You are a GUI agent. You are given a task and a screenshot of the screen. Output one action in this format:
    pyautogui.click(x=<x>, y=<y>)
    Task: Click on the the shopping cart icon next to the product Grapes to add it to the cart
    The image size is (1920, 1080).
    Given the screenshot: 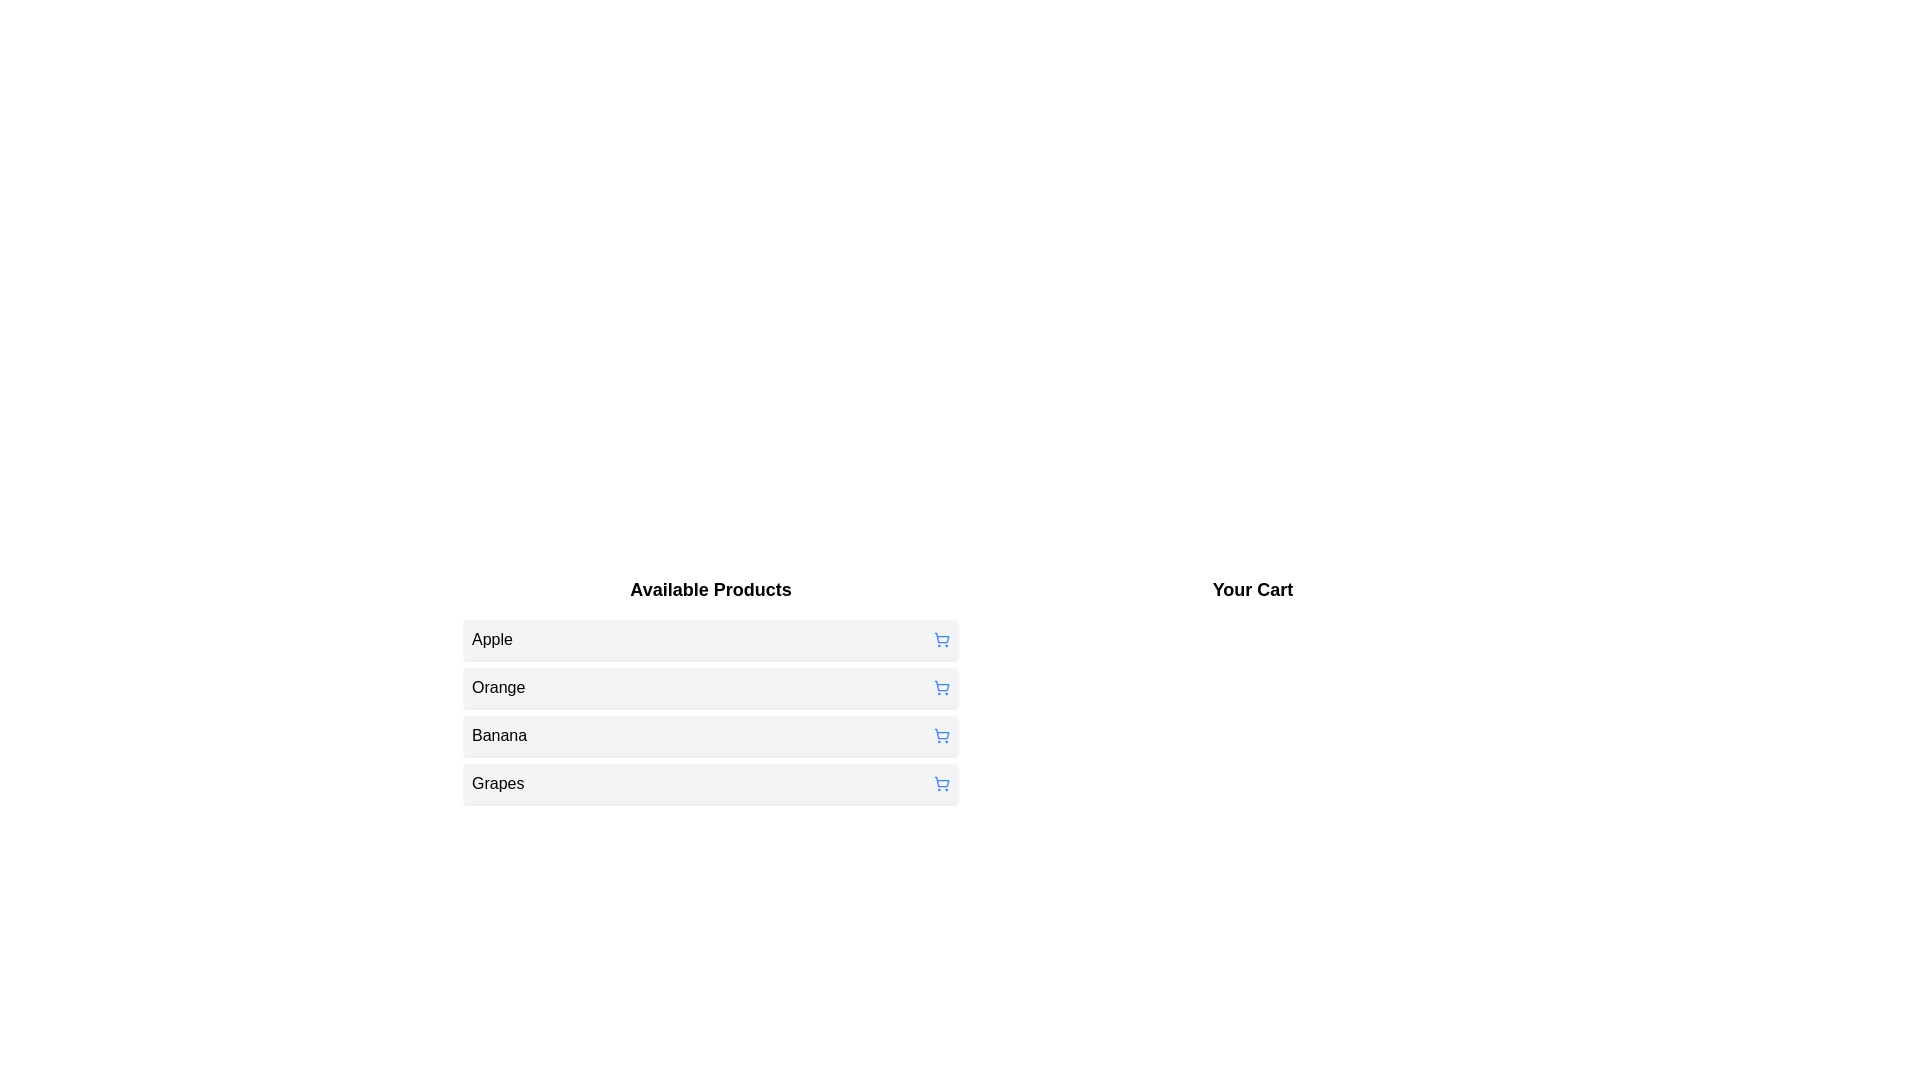 What is the action you would take?
    pyautogui.click(x=940, y=782)
    